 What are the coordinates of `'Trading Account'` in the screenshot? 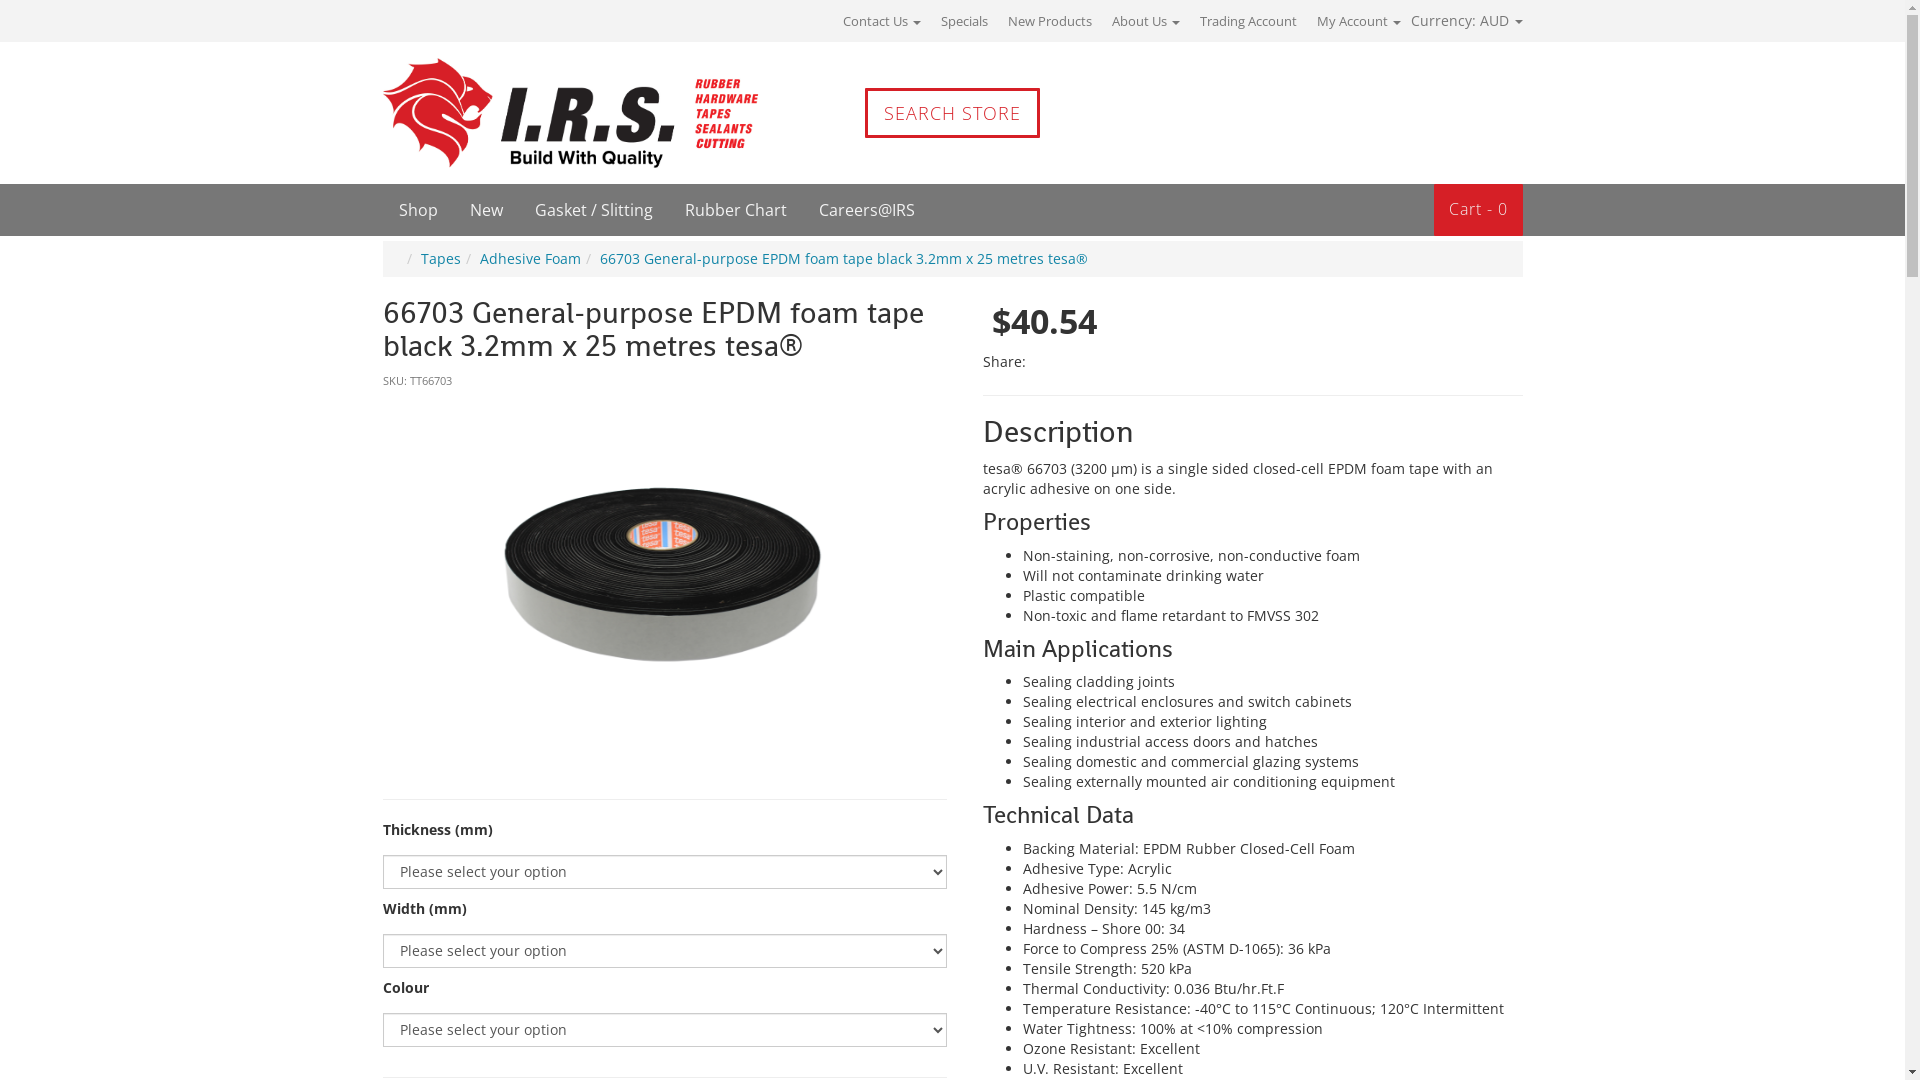 It's located at (1247, 20).